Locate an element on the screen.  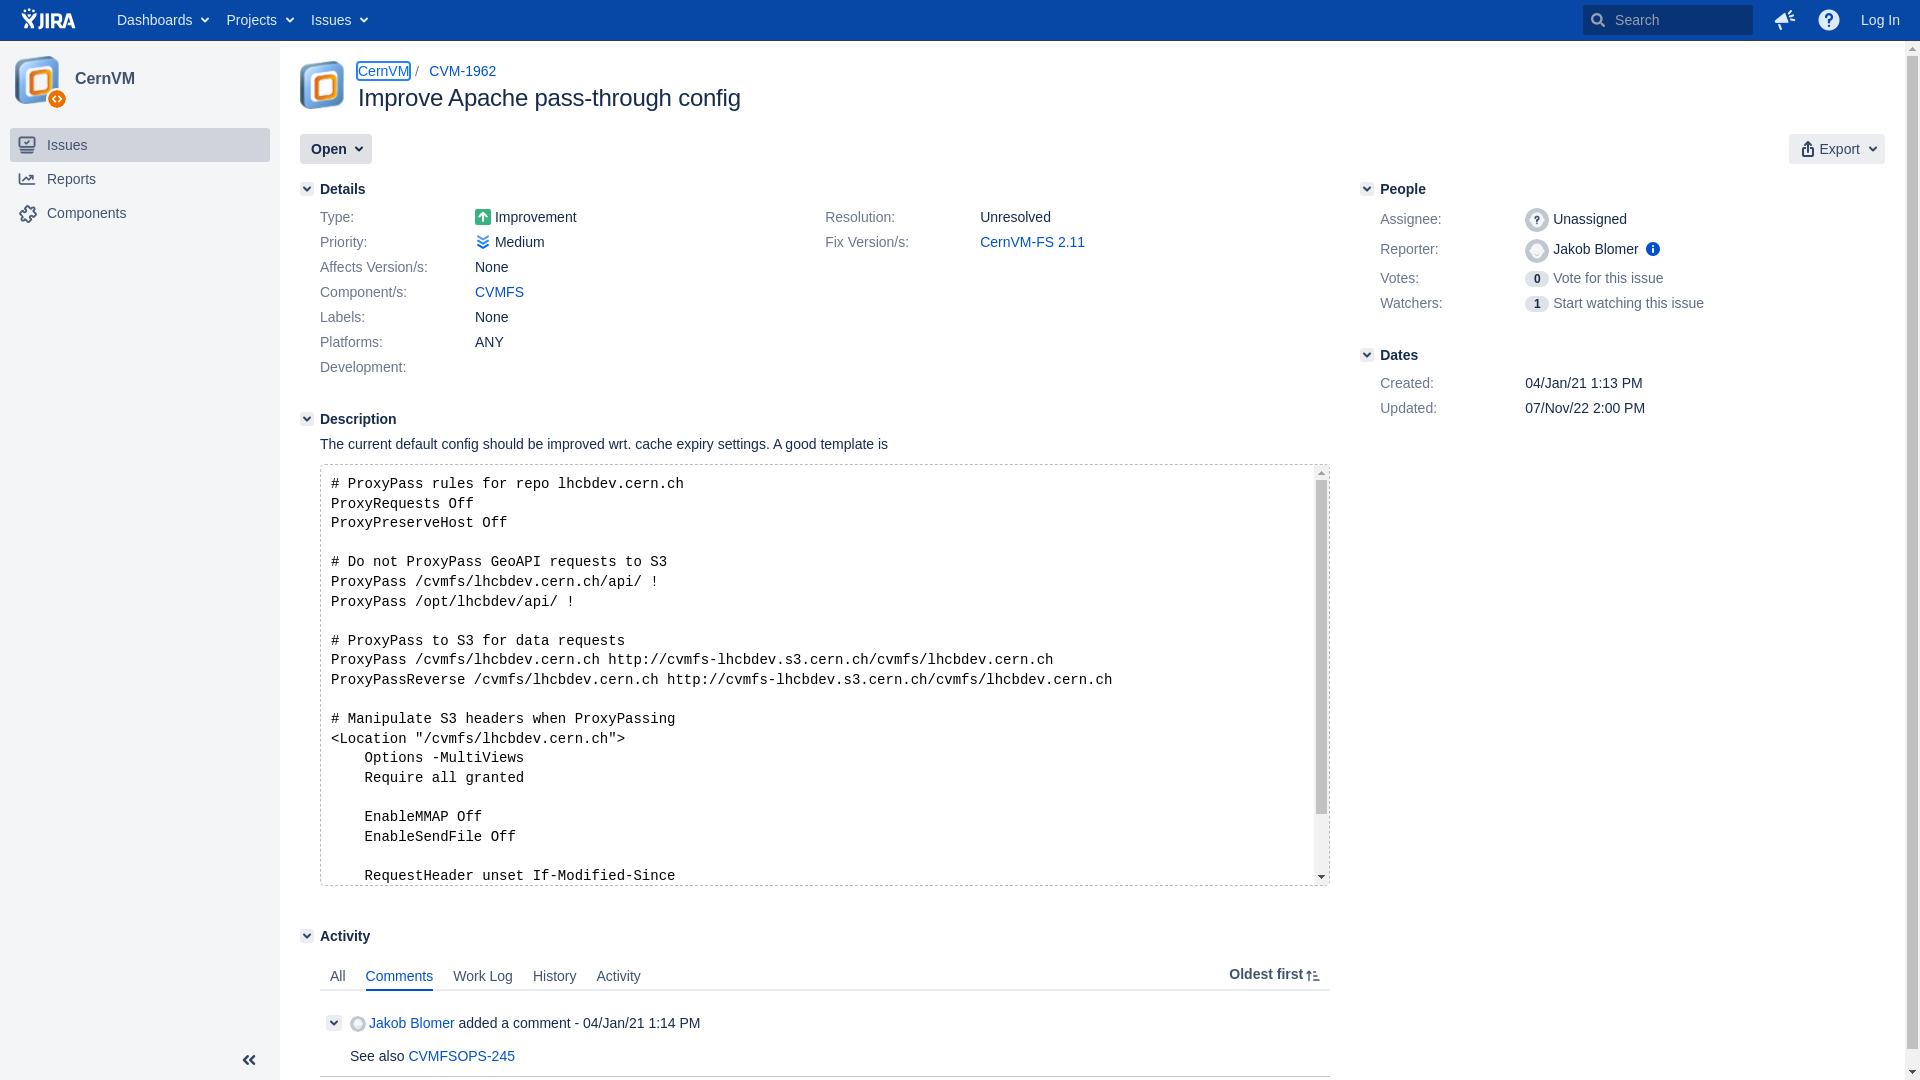
'Search ( Type '/' )' is located at coordinates (1667, 19).